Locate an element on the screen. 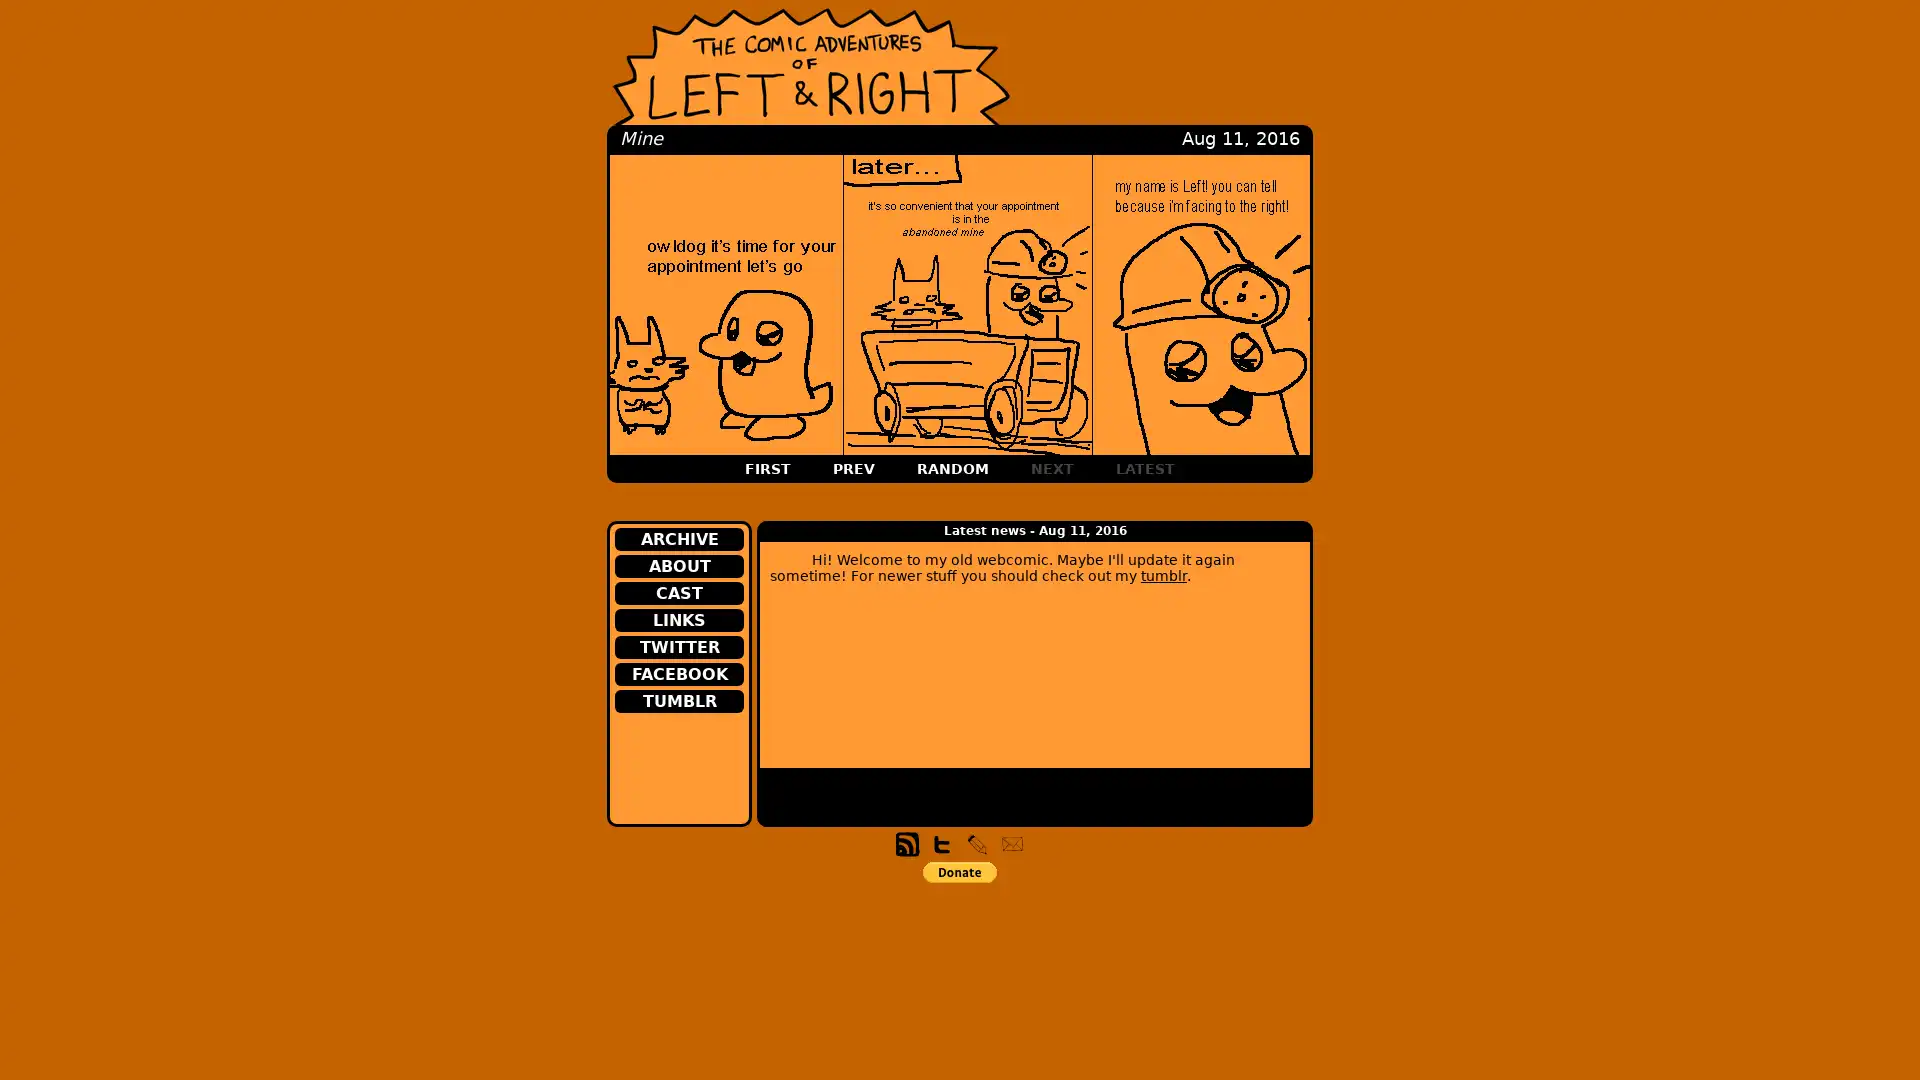  PayPal - The safer, easier way to pay online! is located at coordinates (958, 871).